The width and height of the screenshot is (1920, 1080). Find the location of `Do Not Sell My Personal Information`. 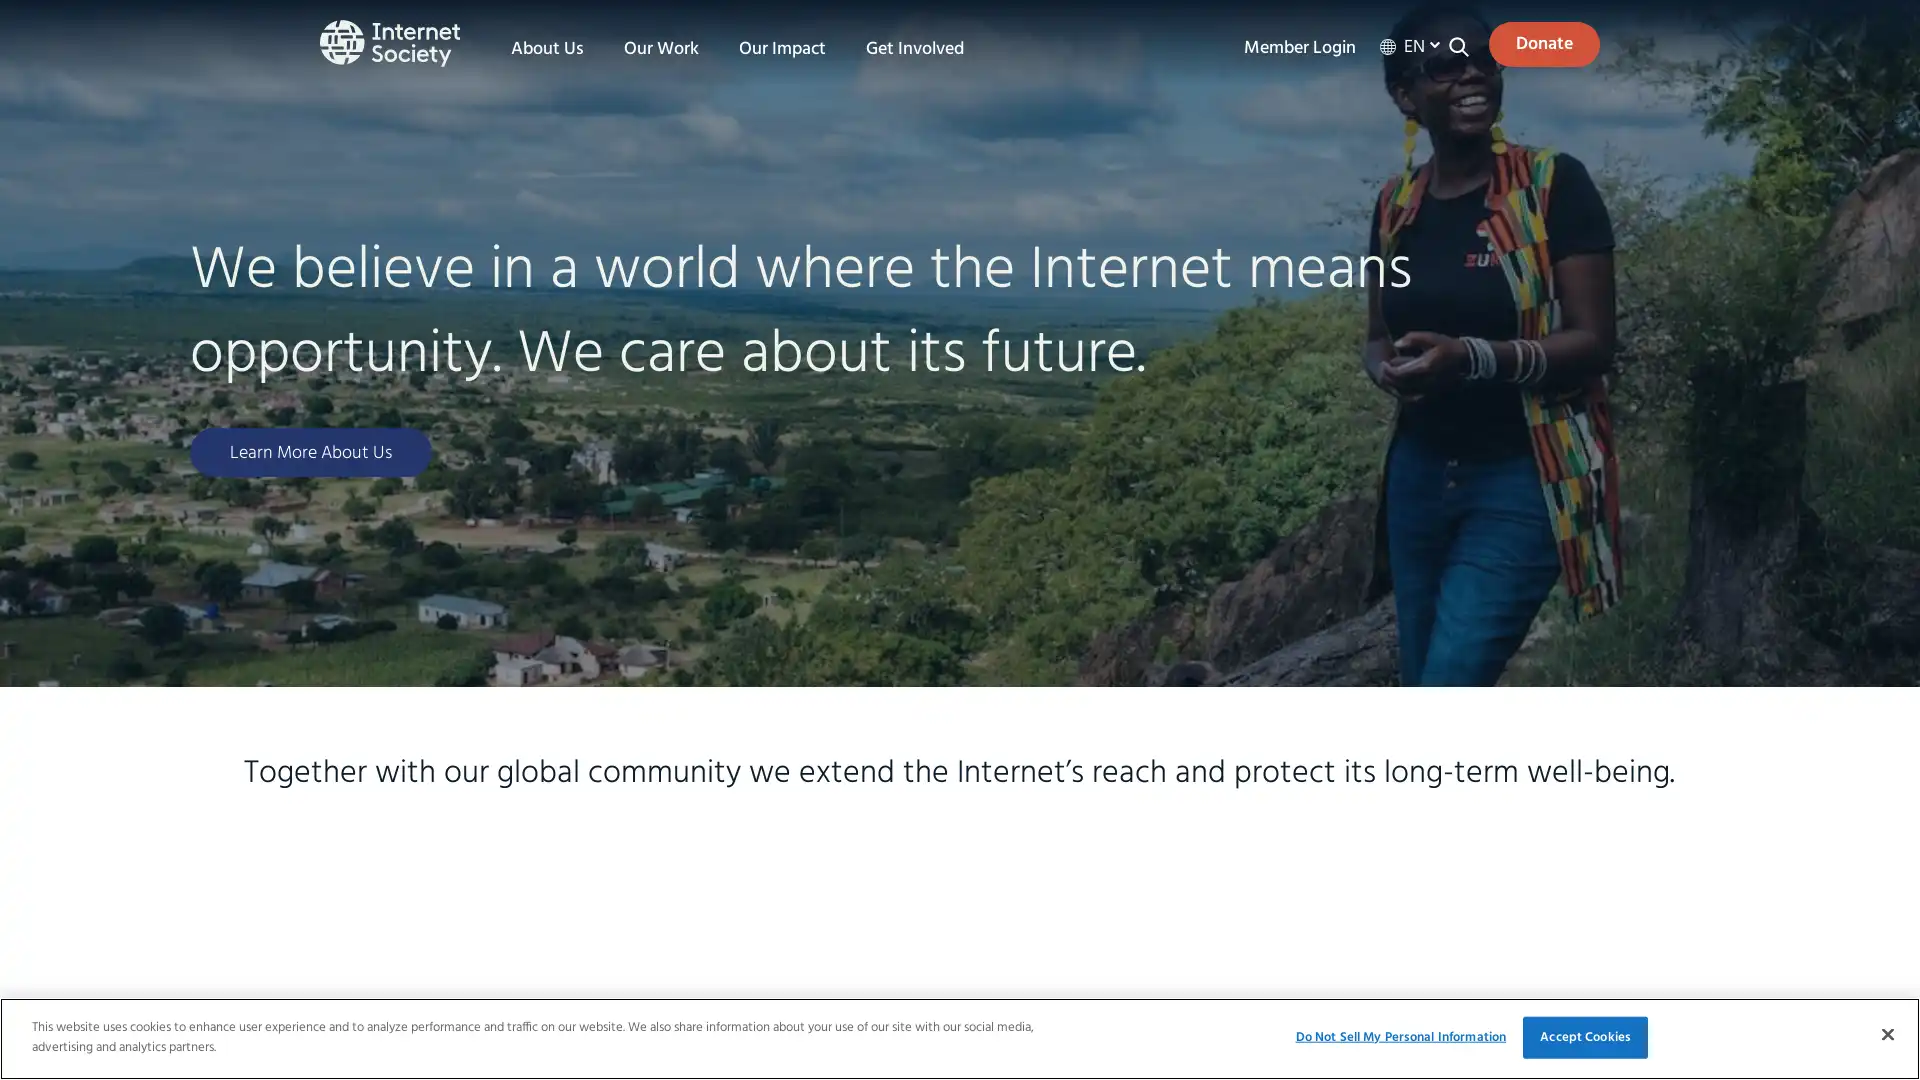

Do Not Sell My Personal Information is located at coordinates (1399, 1036).